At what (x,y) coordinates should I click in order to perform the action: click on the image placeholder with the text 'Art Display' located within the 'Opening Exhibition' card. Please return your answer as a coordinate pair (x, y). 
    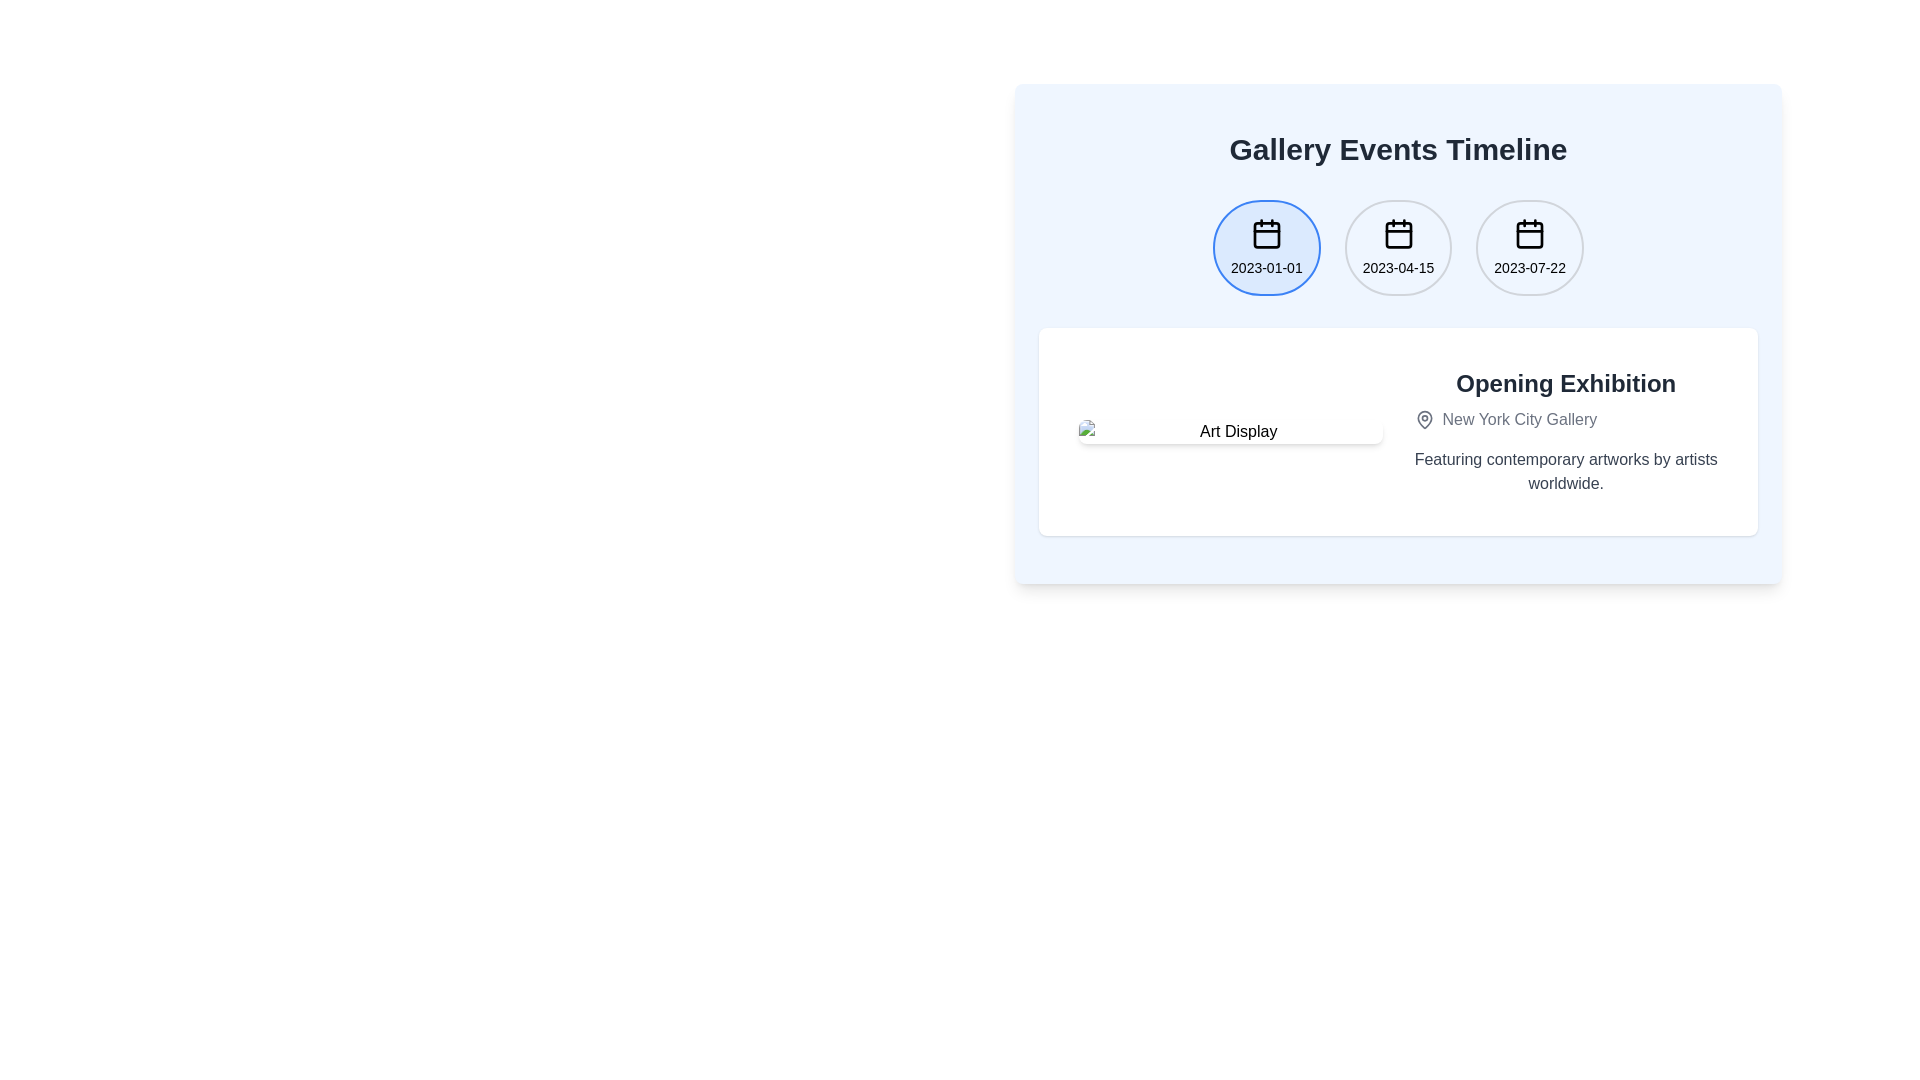
    Looking at the image, I should click on (1229, 431).